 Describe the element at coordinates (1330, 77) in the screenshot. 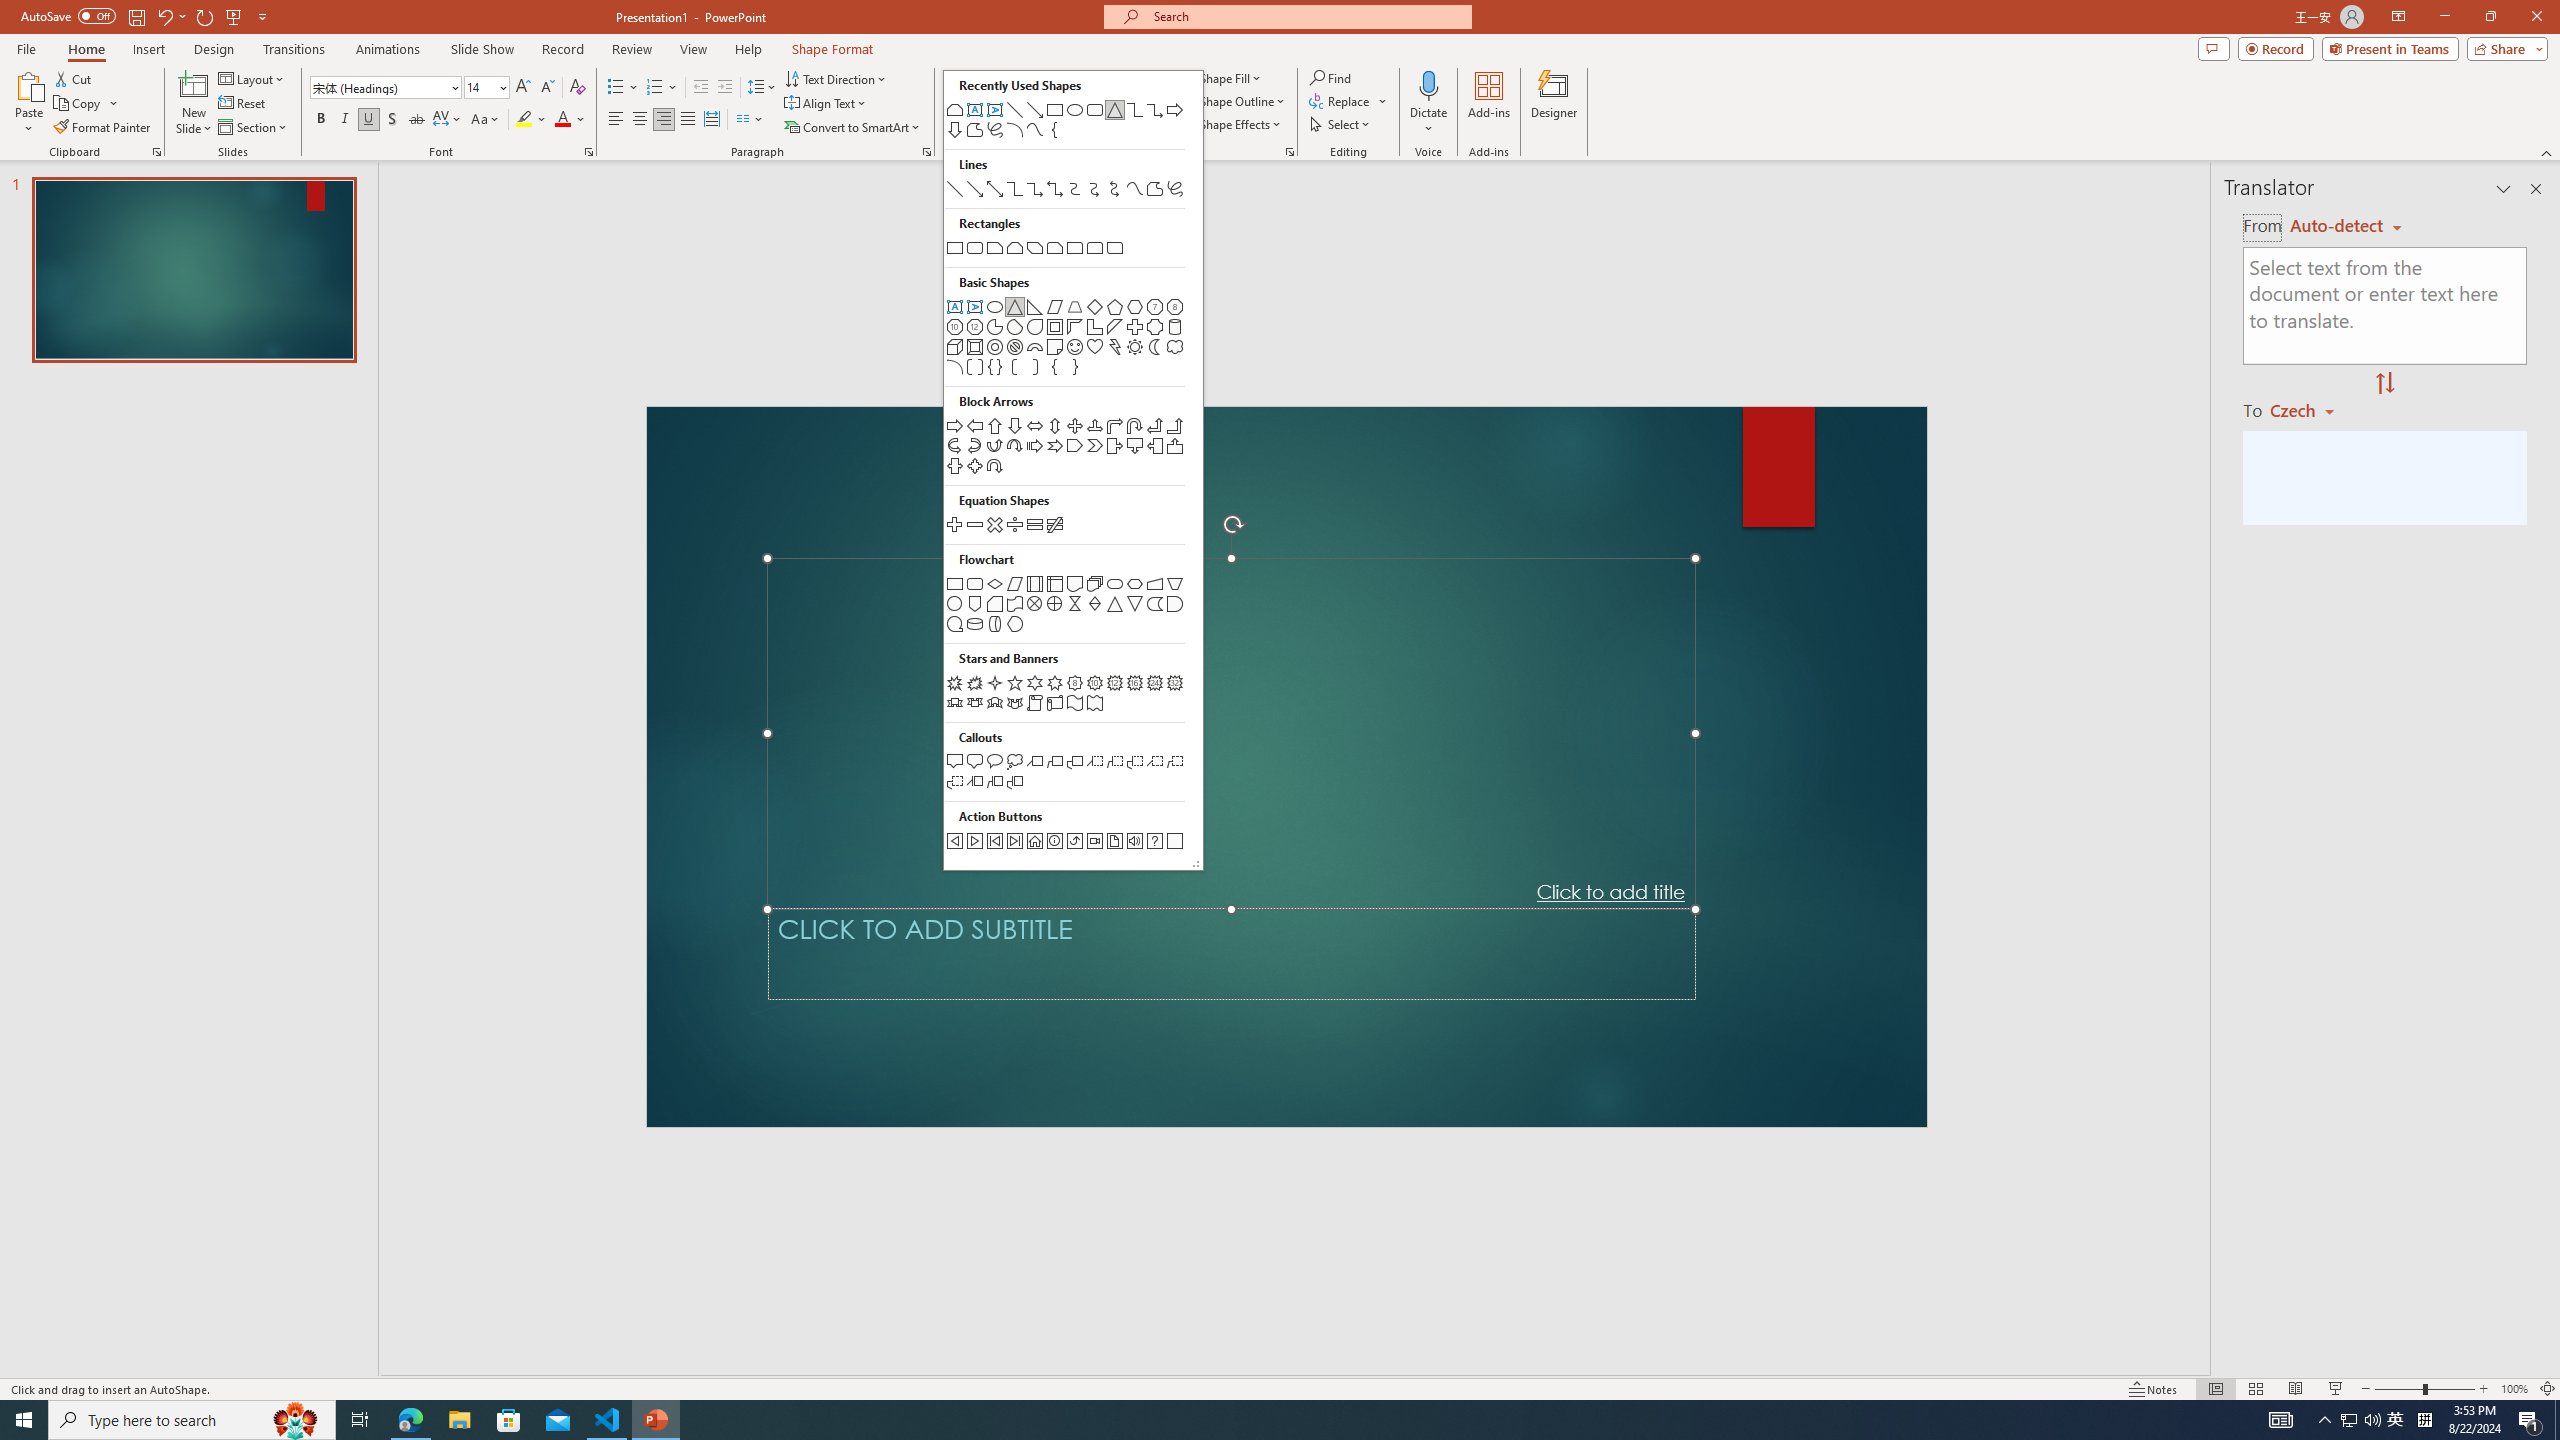

I see `'Find...'` at that location.